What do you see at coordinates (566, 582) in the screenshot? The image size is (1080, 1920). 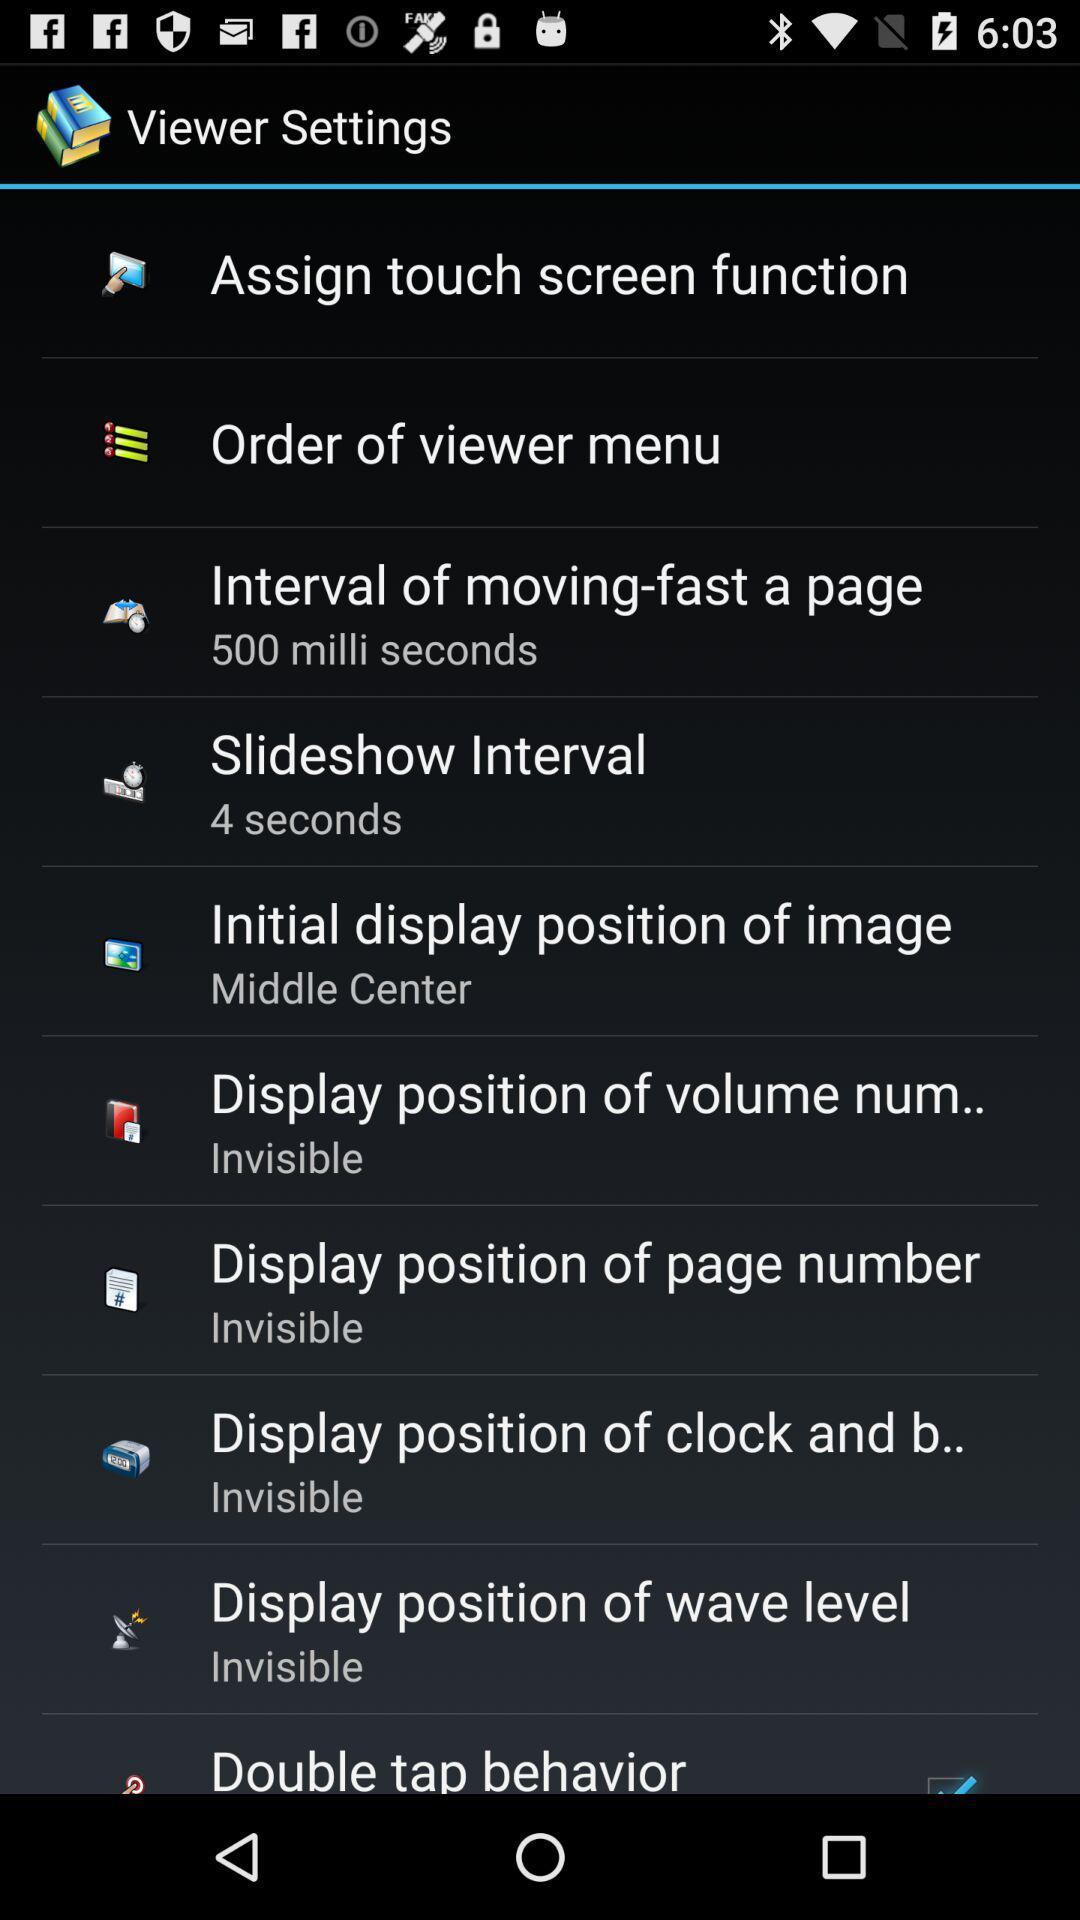 I see `the interval of moving icon` at bounding box center [566, 582].